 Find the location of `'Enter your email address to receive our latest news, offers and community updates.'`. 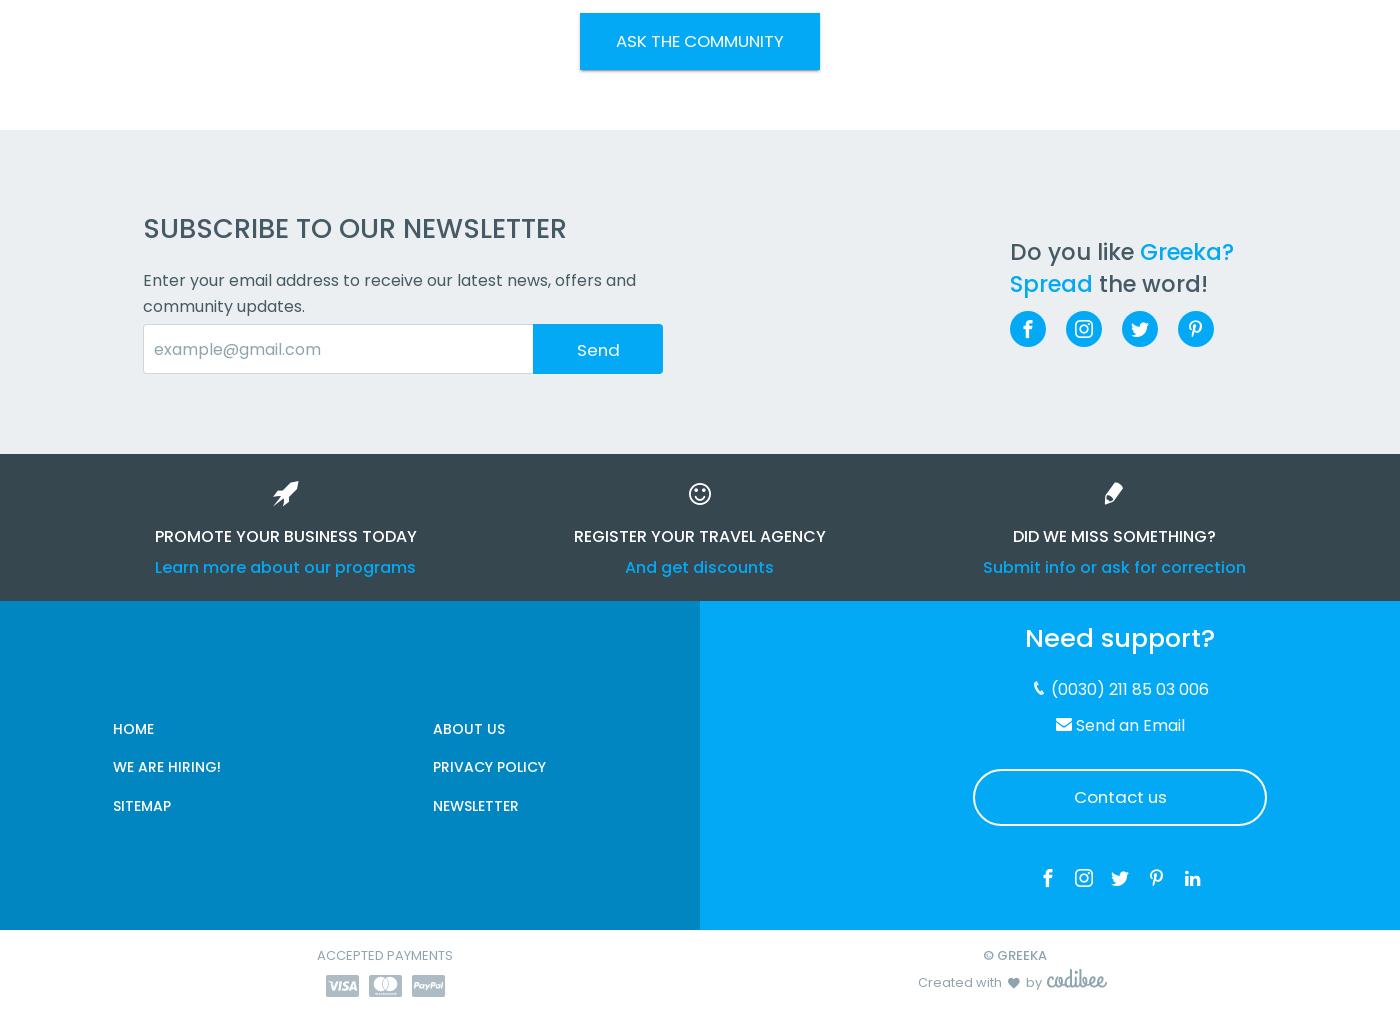

'Enter your email address to receive our latest news, offers and community updates.' is located at coordinates (389, 293).